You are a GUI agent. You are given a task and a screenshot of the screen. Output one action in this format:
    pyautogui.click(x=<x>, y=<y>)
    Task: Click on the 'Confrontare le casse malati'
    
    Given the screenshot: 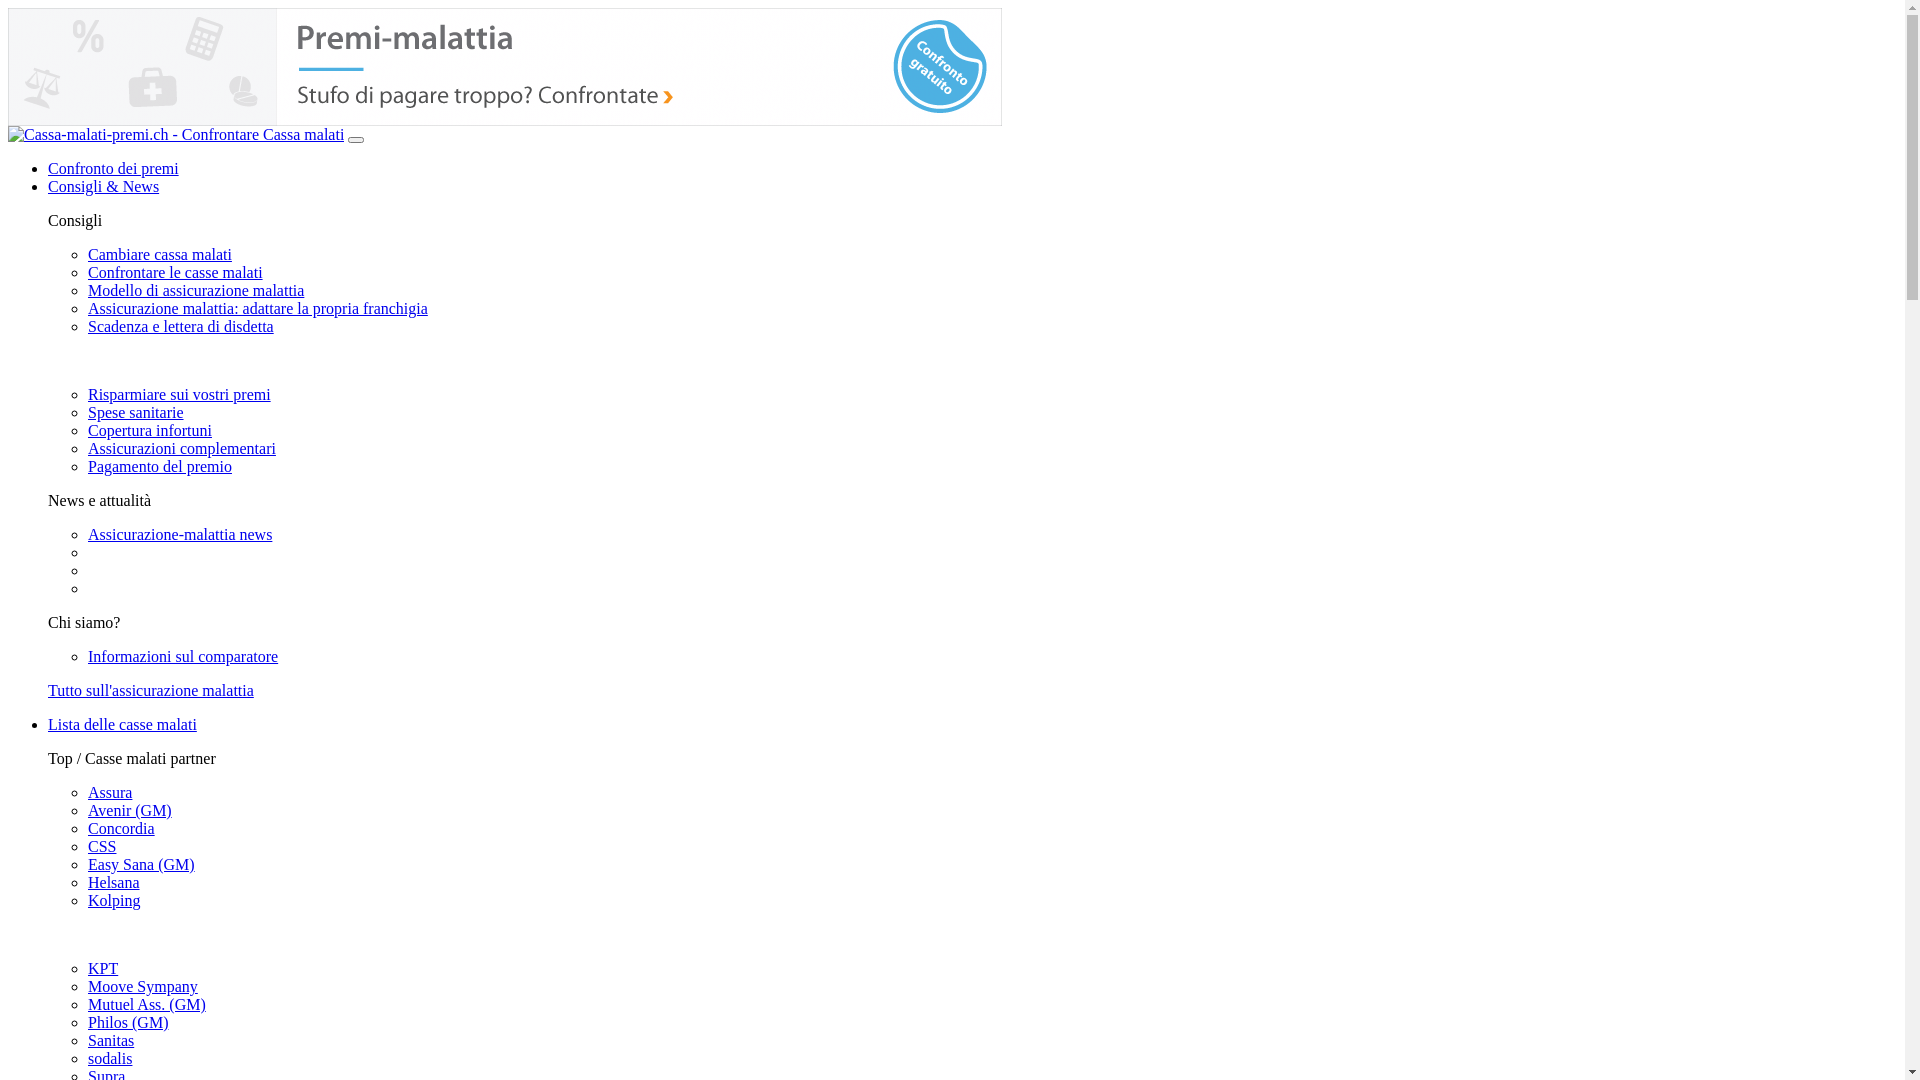 What is the action you would take?
    pyautogui.click(x=86, y=272)
    